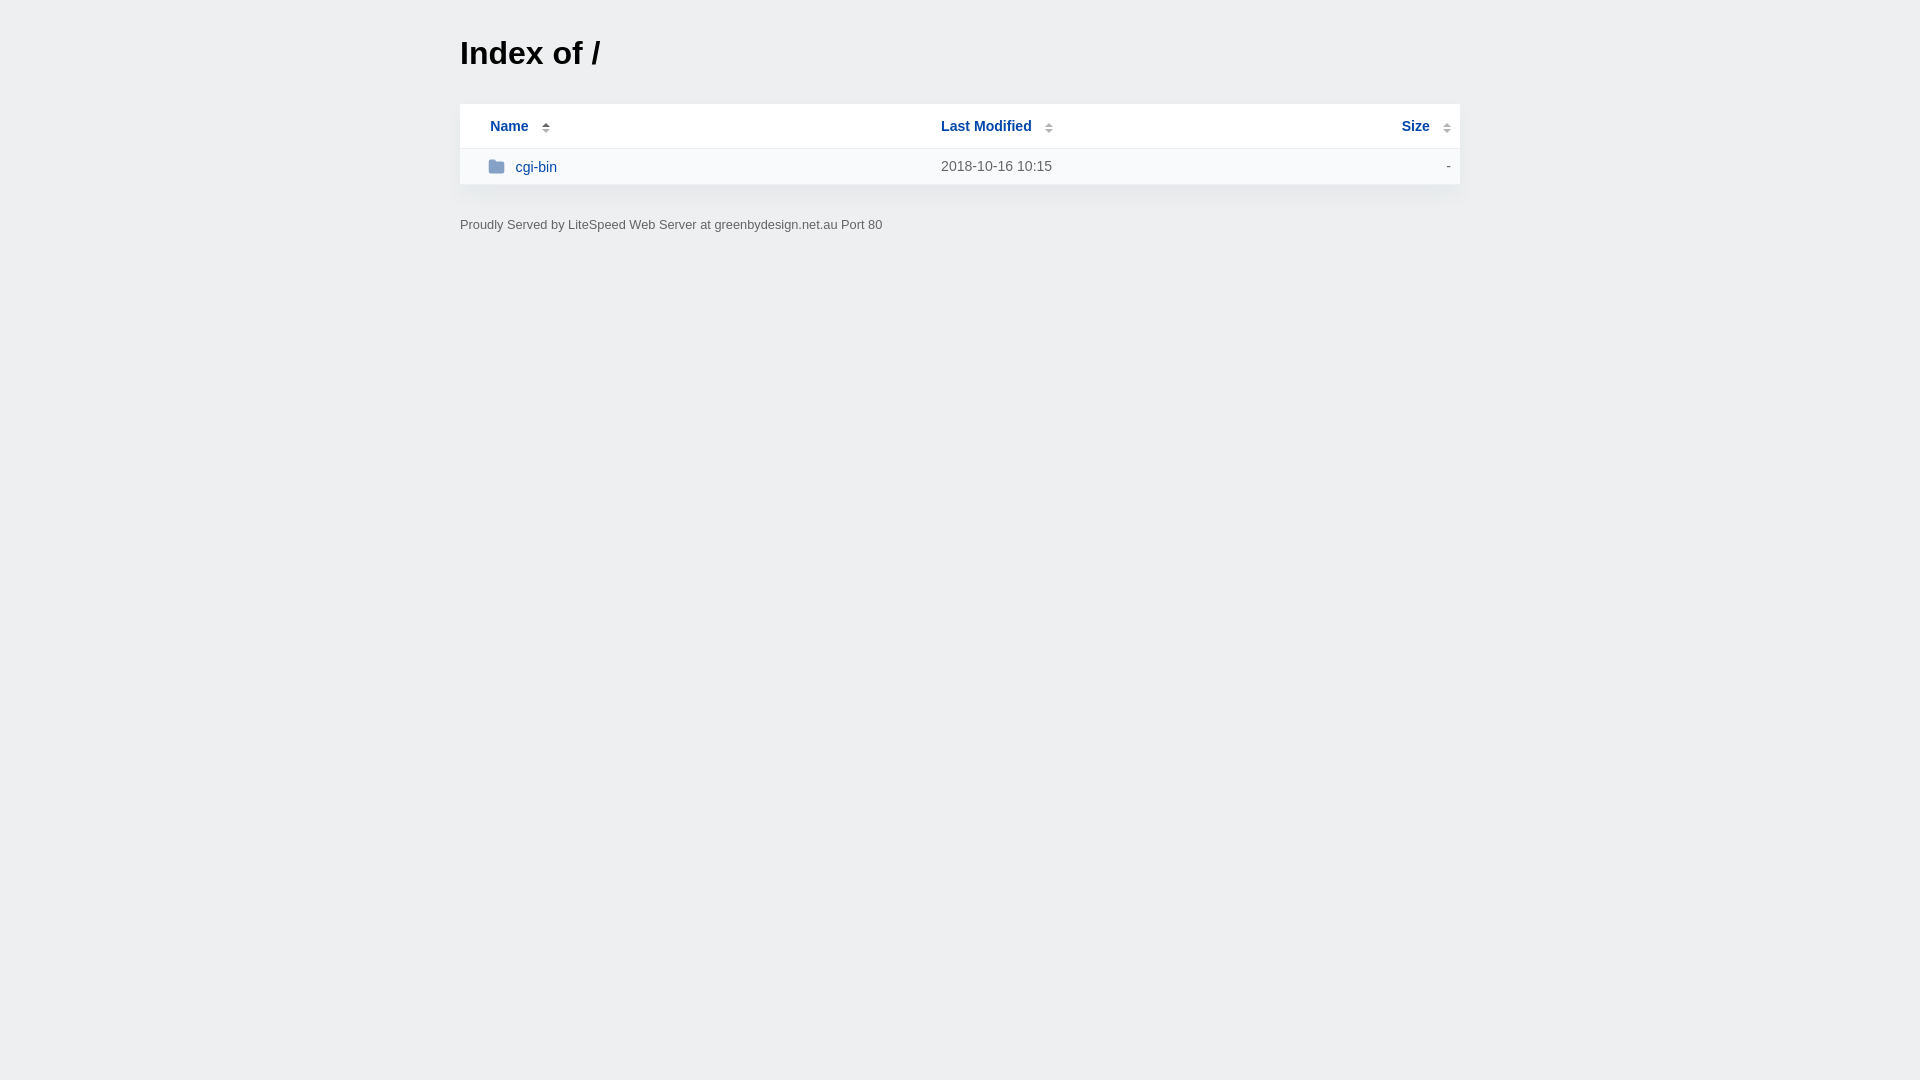 This screenshot has height=1080, width=1920. What do you see at coordinates (508, 126) in the screenshot?
I see `'Name'` at bounding box center [508, 126].